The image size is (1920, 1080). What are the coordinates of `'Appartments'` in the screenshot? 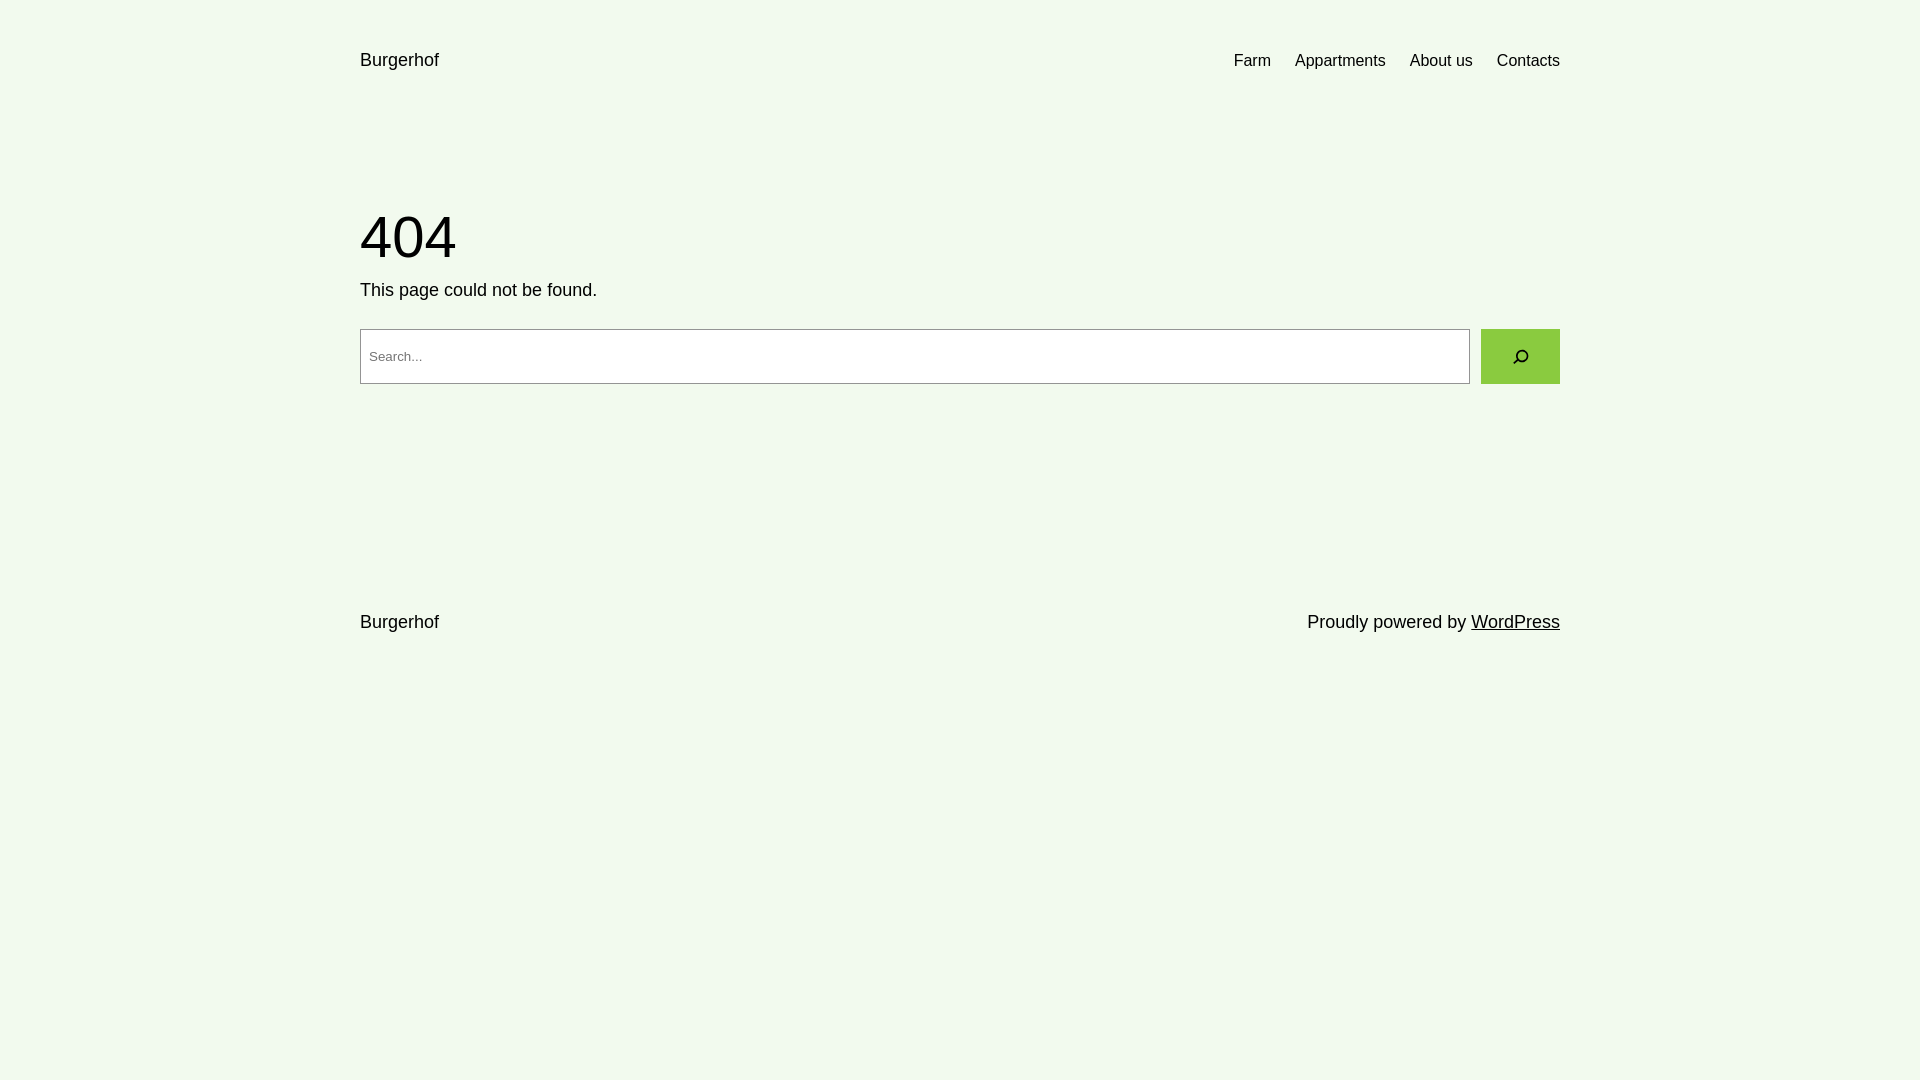 It's located at (1340, 60).